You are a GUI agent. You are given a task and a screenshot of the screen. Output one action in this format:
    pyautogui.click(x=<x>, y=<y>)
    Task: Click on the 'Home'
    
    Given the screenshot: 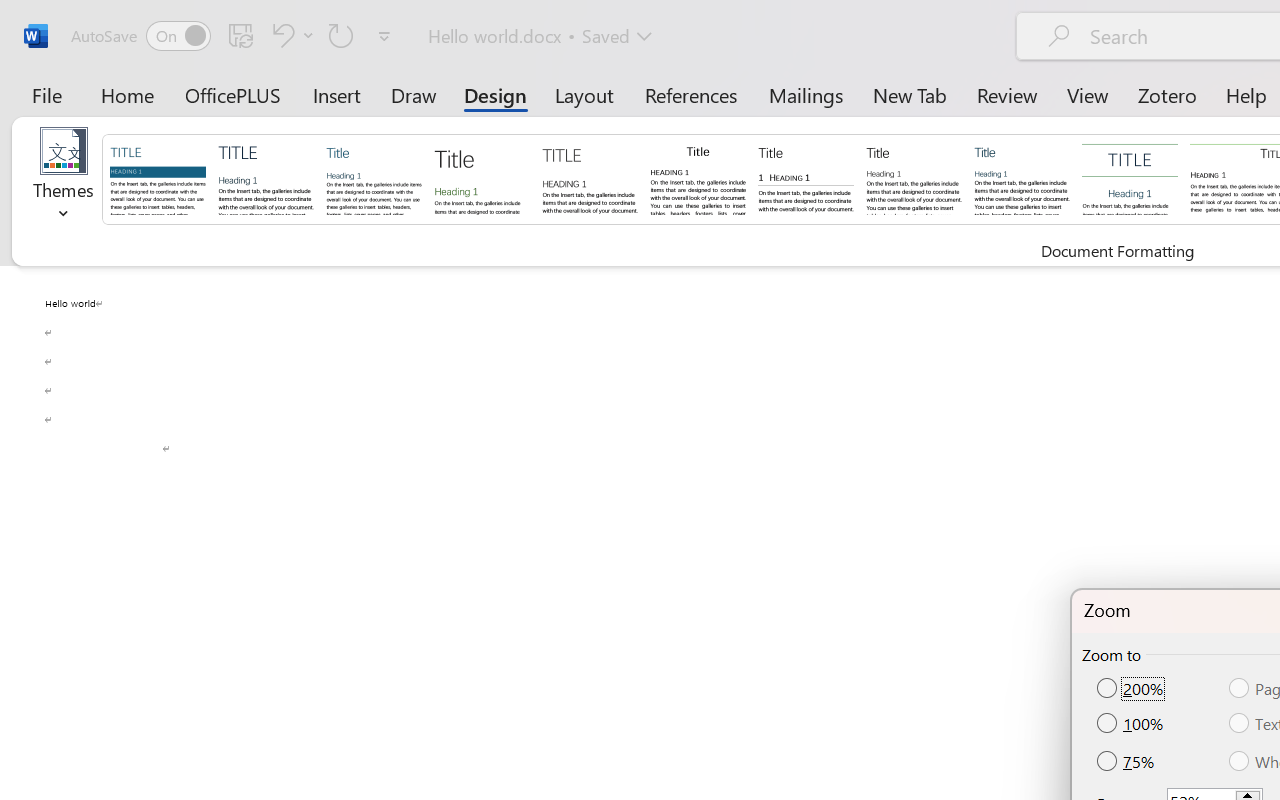 What is the action you would take?
    pyautogui.click(x=127, y=94)
    